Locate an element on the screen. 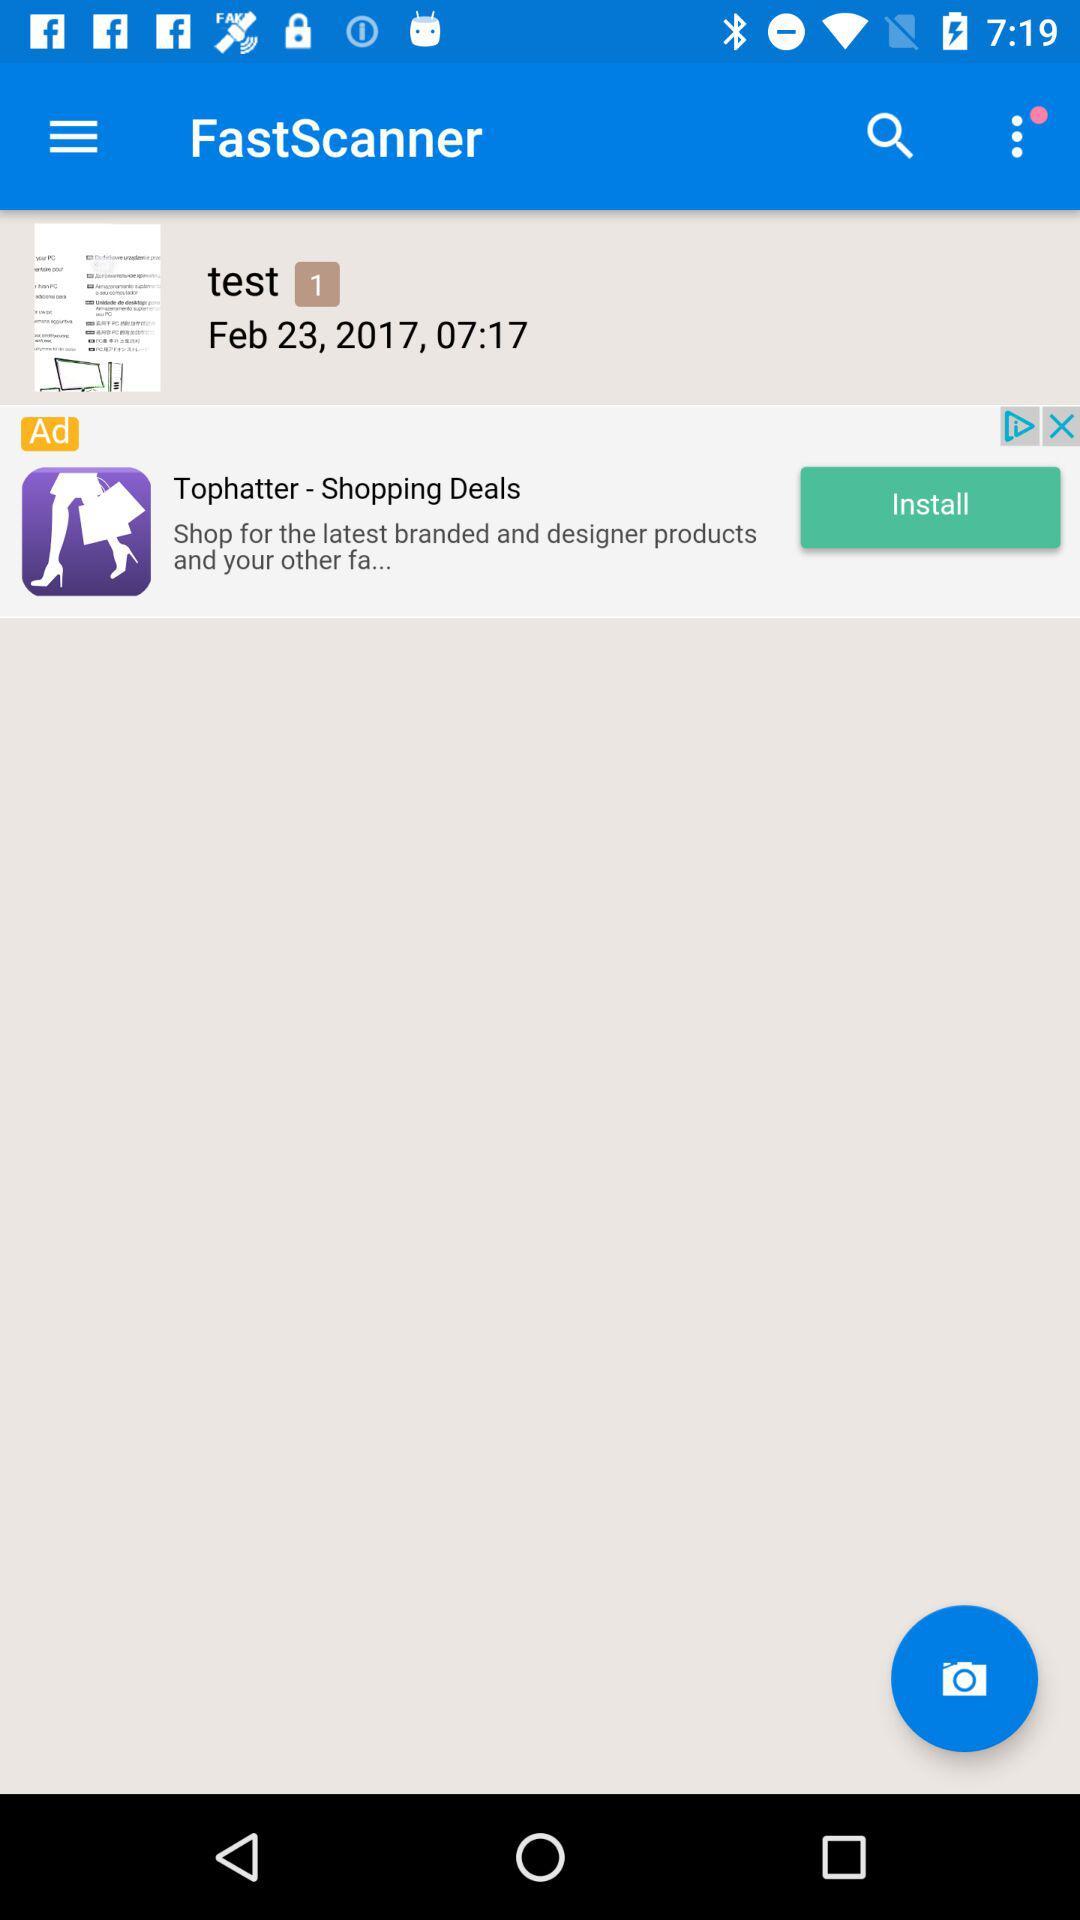  install app button is located at coordinates (540, 511).